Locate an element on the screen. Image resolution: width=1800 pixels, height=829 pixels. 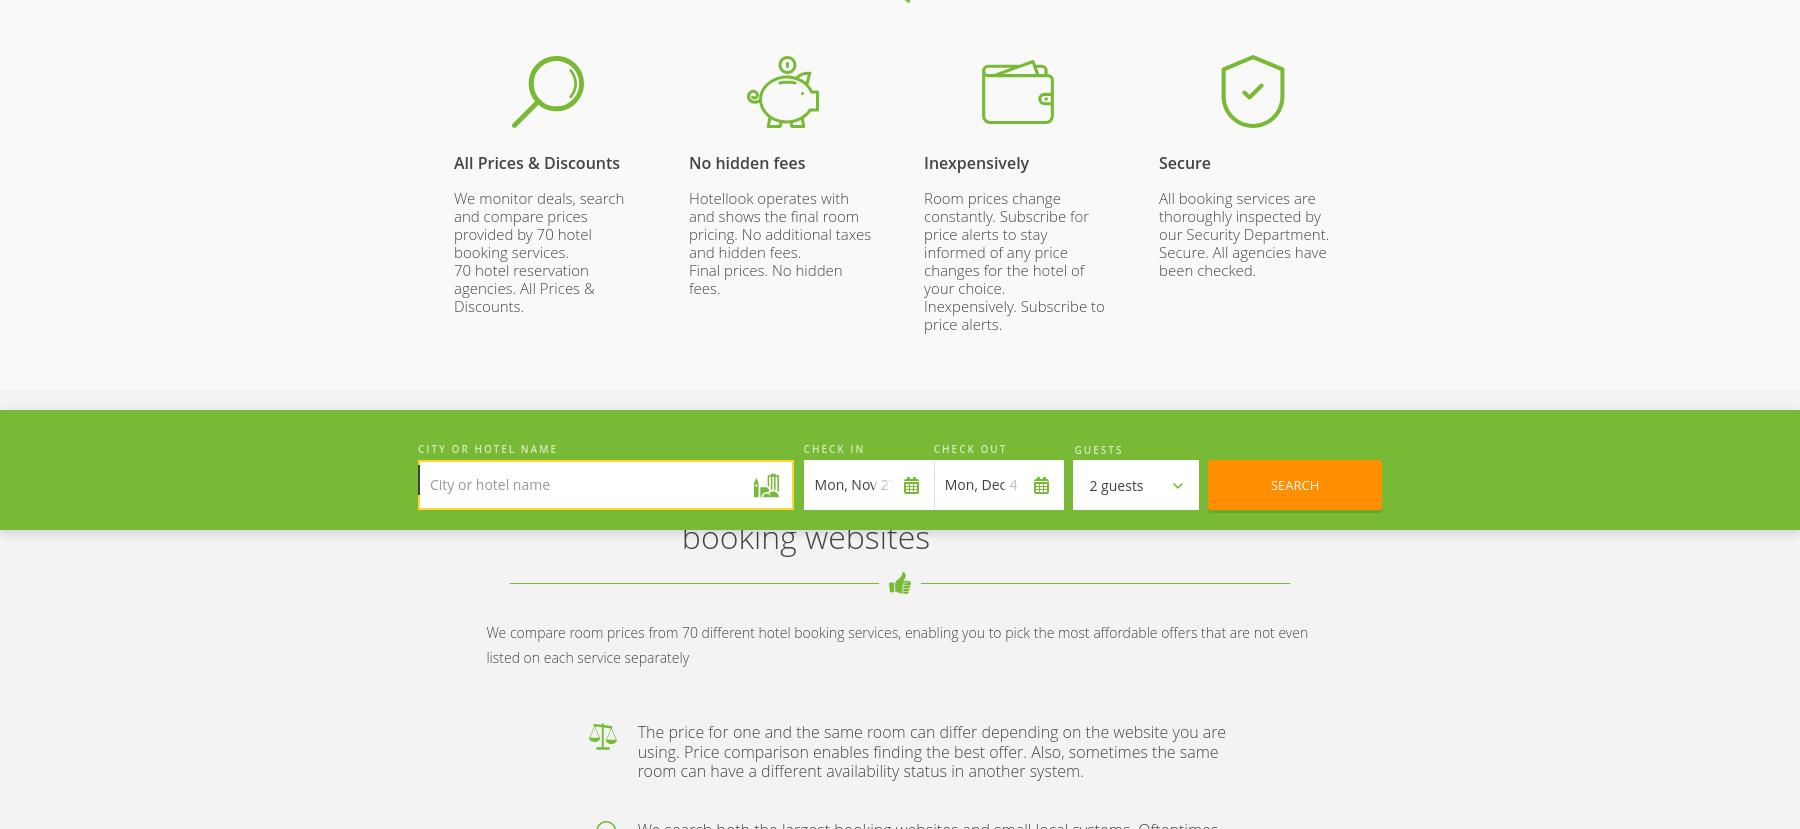
'support@hotellook.com' is located at coordinates (1187, 395).